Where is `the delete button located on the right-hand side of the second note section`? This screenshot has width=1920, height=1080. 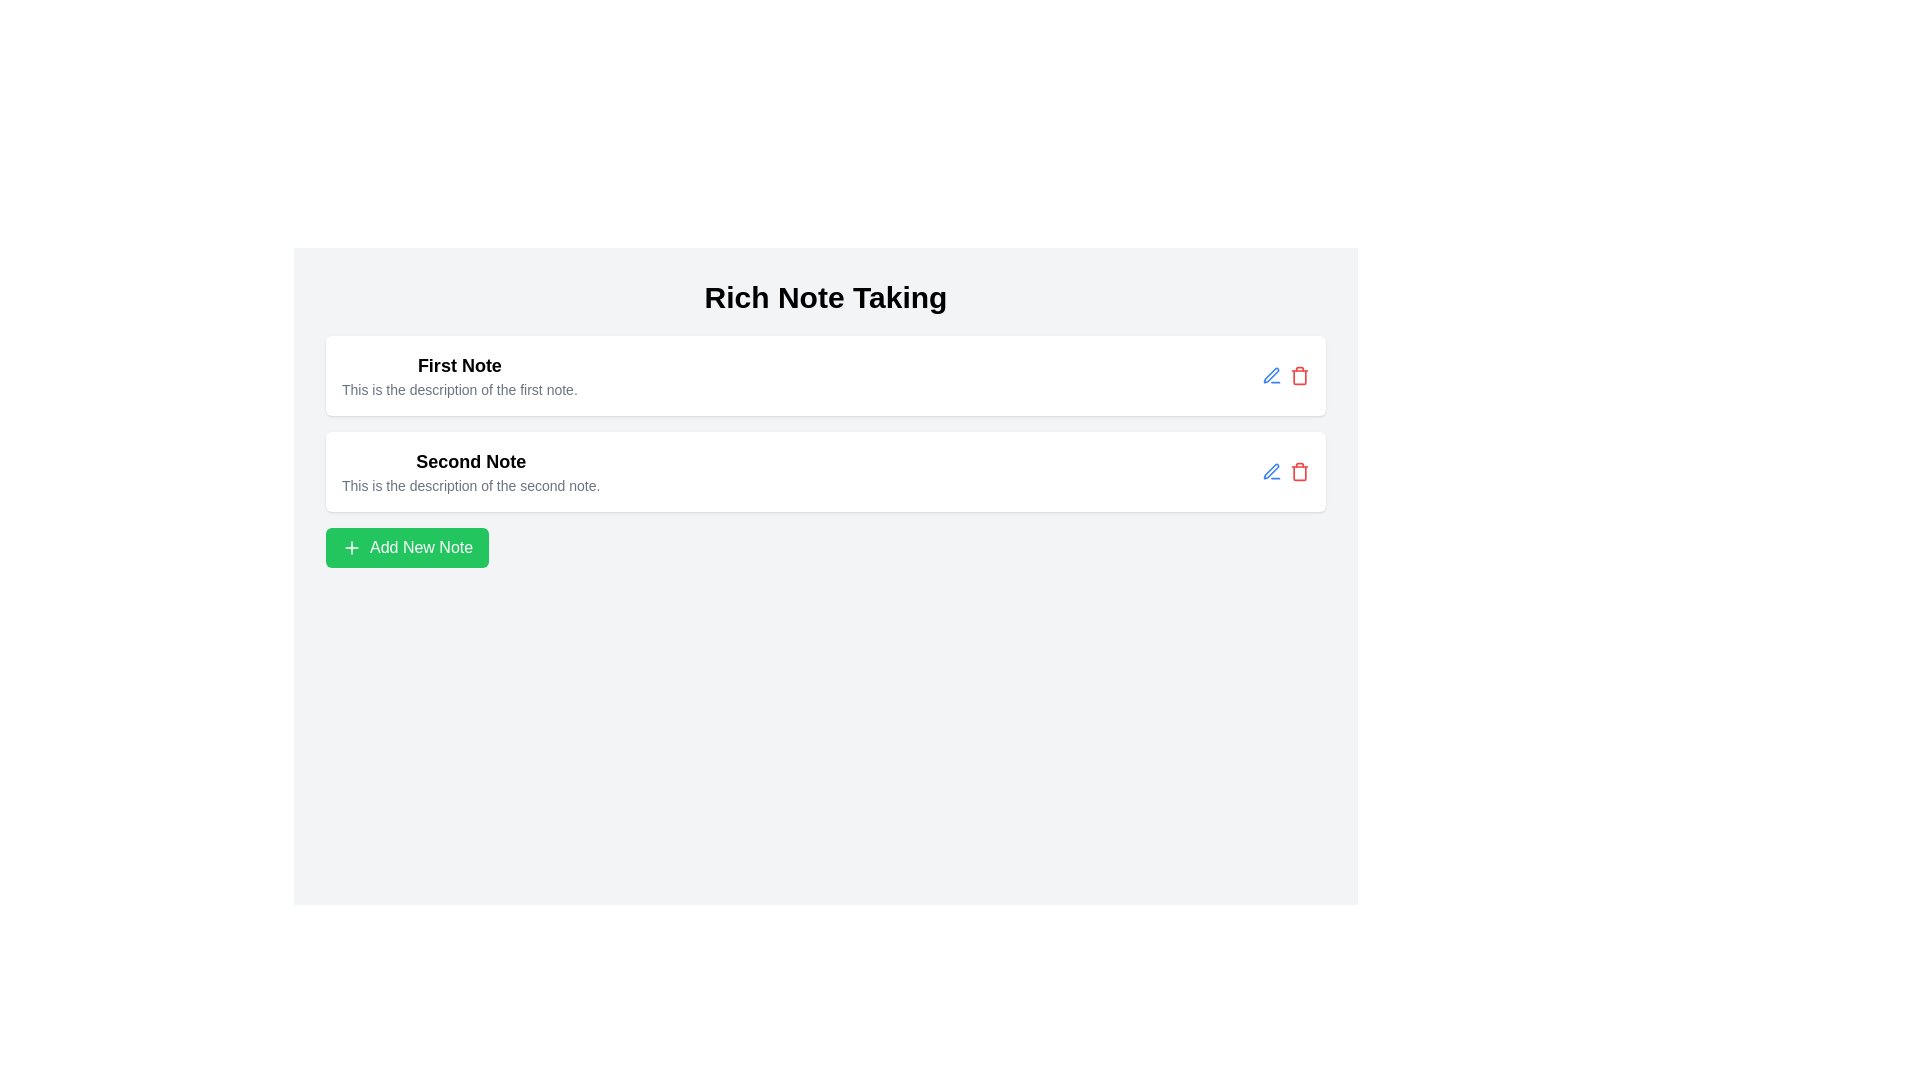
the delete button located on the right-hand side of the second note section is located at coordinates (1300, 471).